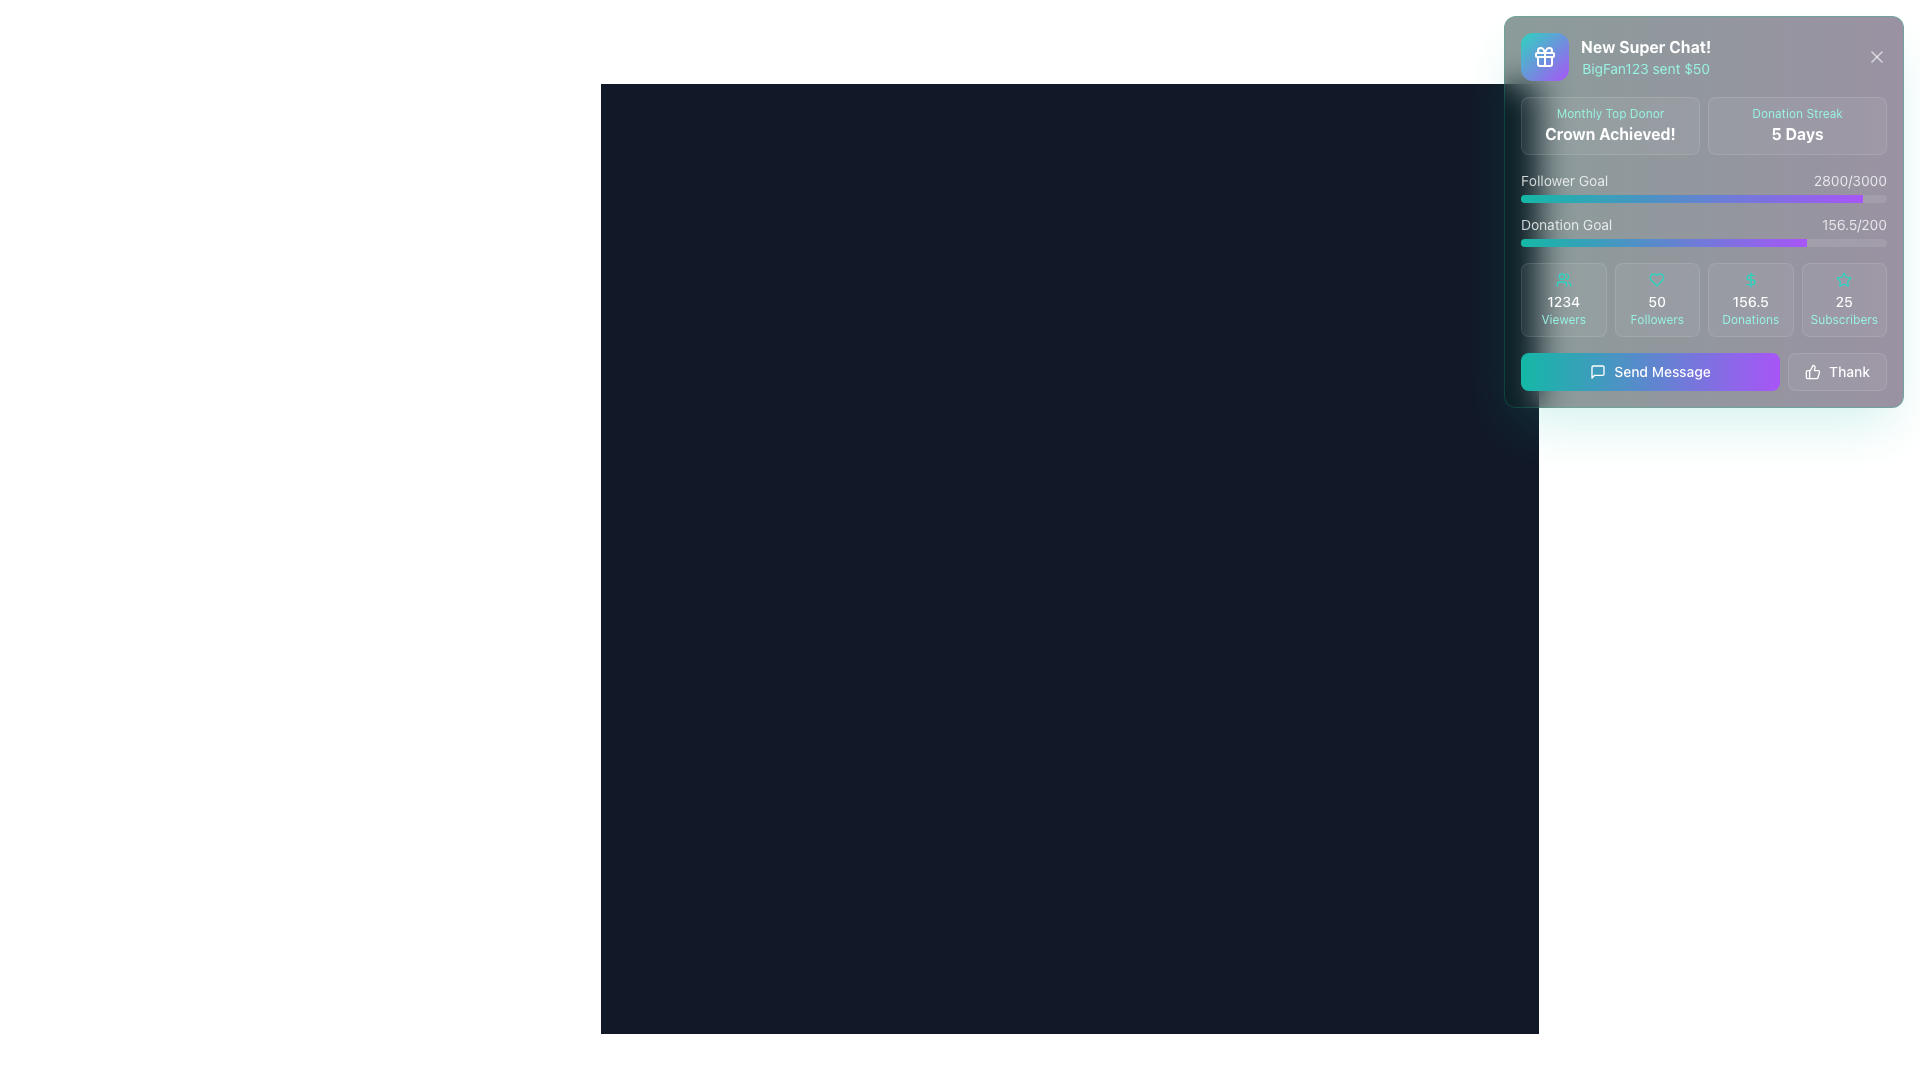 The image size is (1920, 1080). I want to click on SVG icon representing the action of sending a message, located within the 'Send Message' button towards the bottom of the visible card interface, so click(1597, 371).